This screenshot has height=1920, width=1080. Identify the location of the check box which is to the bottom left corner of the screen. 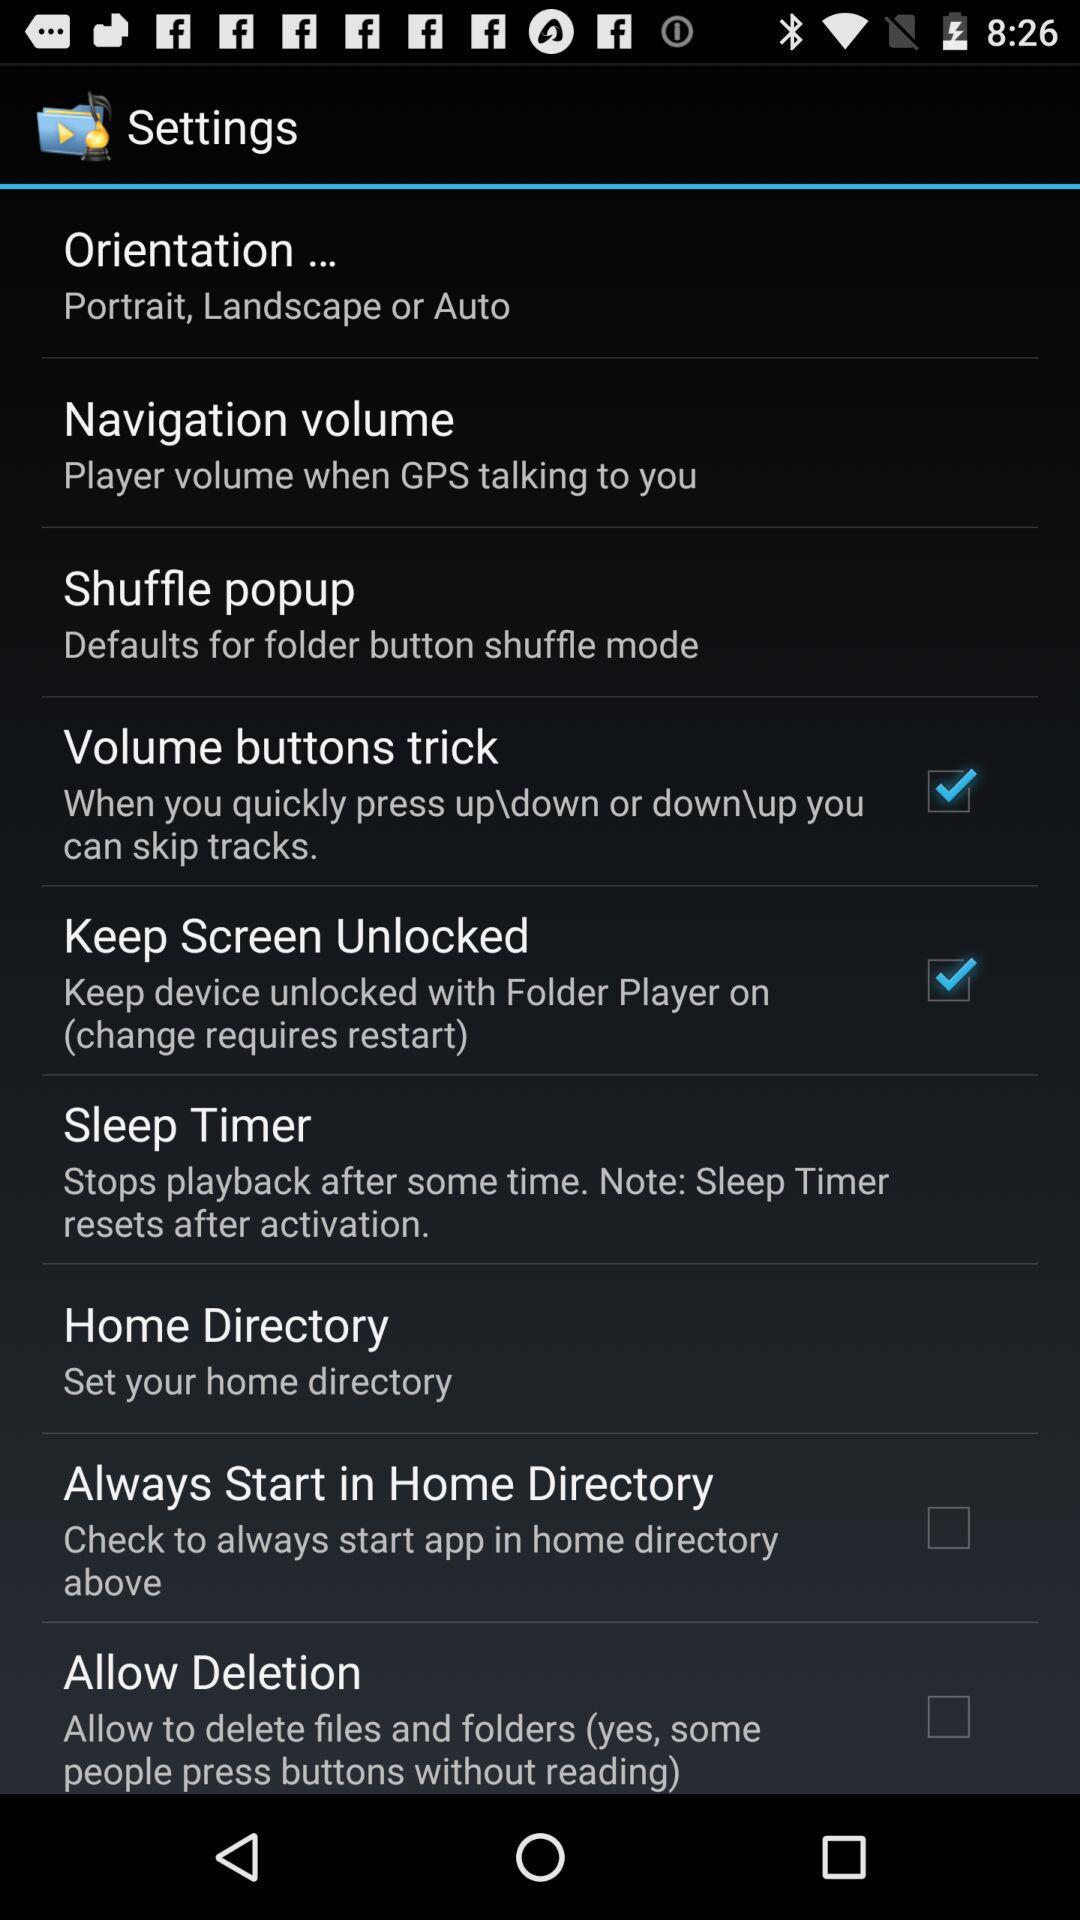
(947, 1716).